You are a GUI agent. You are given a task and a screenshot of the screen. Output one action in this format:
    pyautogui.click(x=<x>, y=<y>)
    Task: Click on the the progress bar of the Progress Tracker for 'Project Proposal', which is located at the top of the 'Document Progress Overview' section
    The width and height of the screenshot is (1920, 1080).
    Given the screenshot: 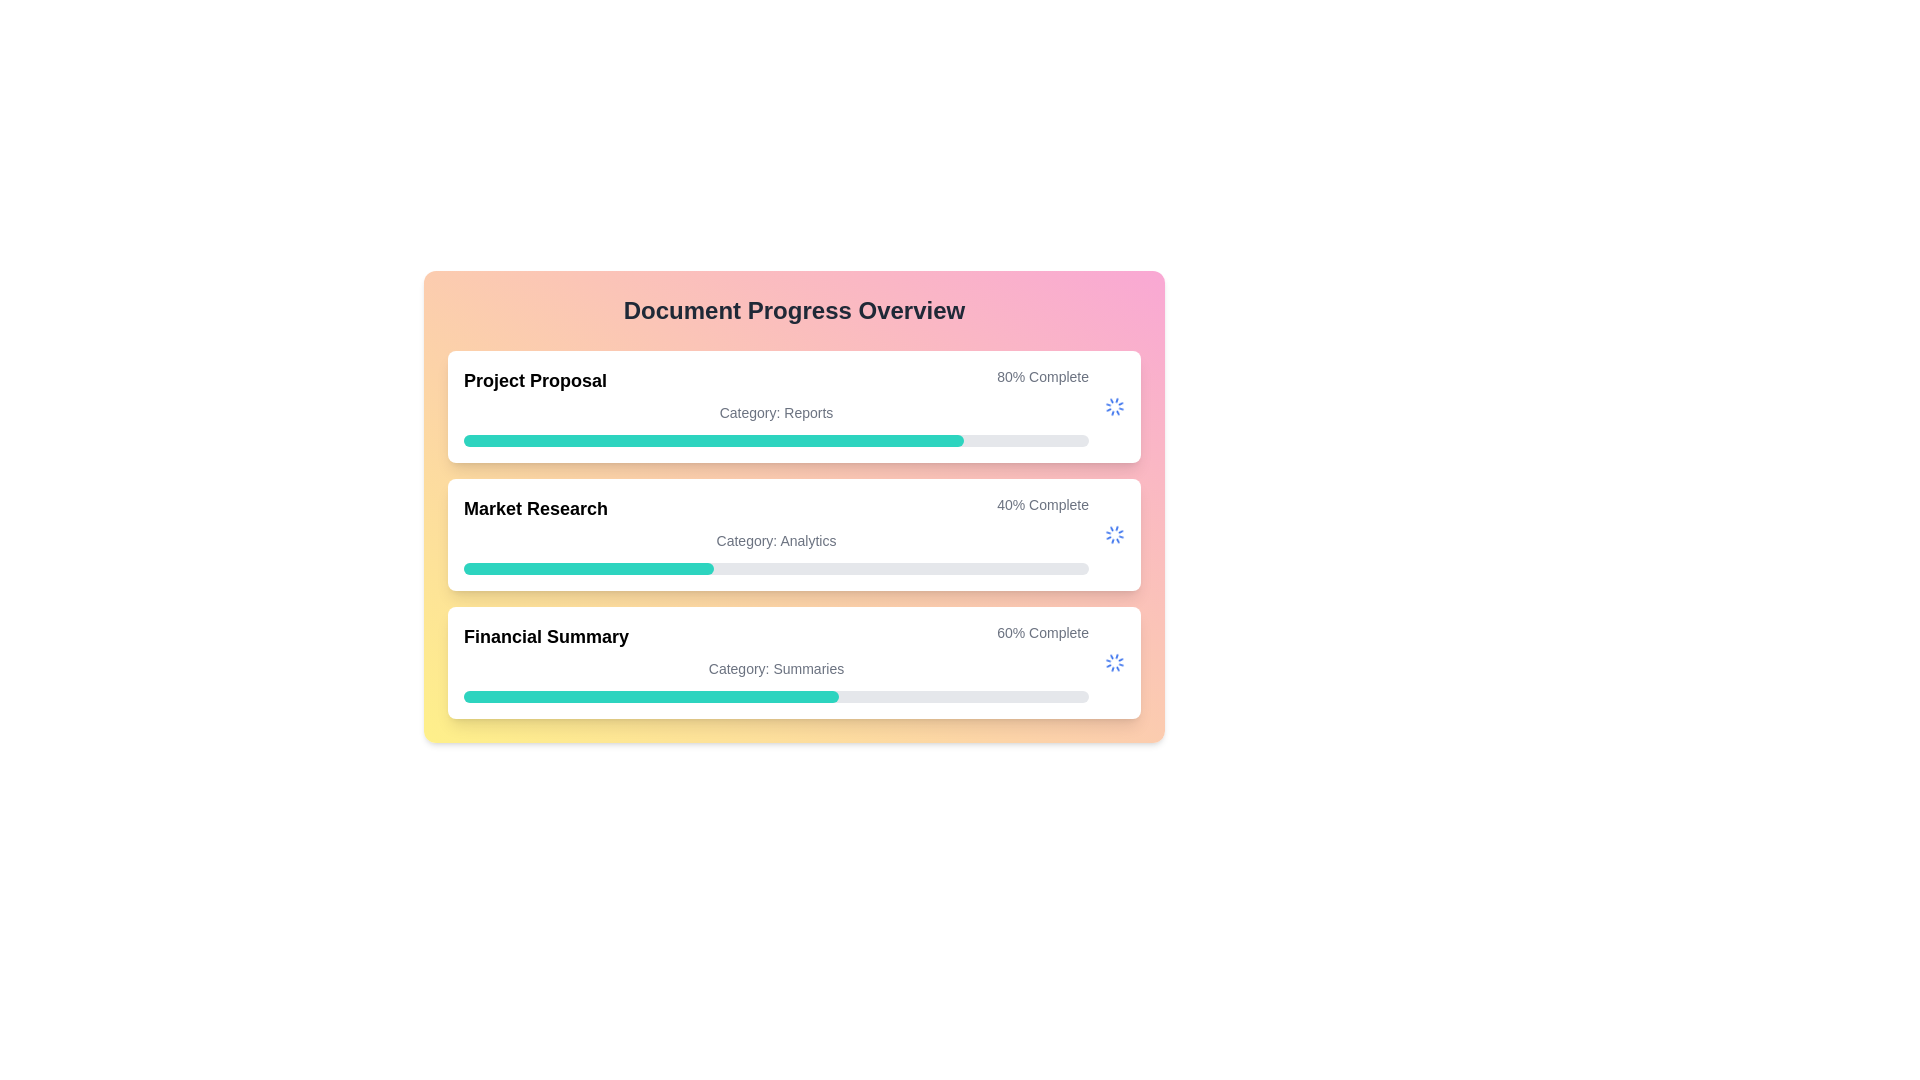 What is the action you would take?
    pyautogui.click(x=775, y=406)
    